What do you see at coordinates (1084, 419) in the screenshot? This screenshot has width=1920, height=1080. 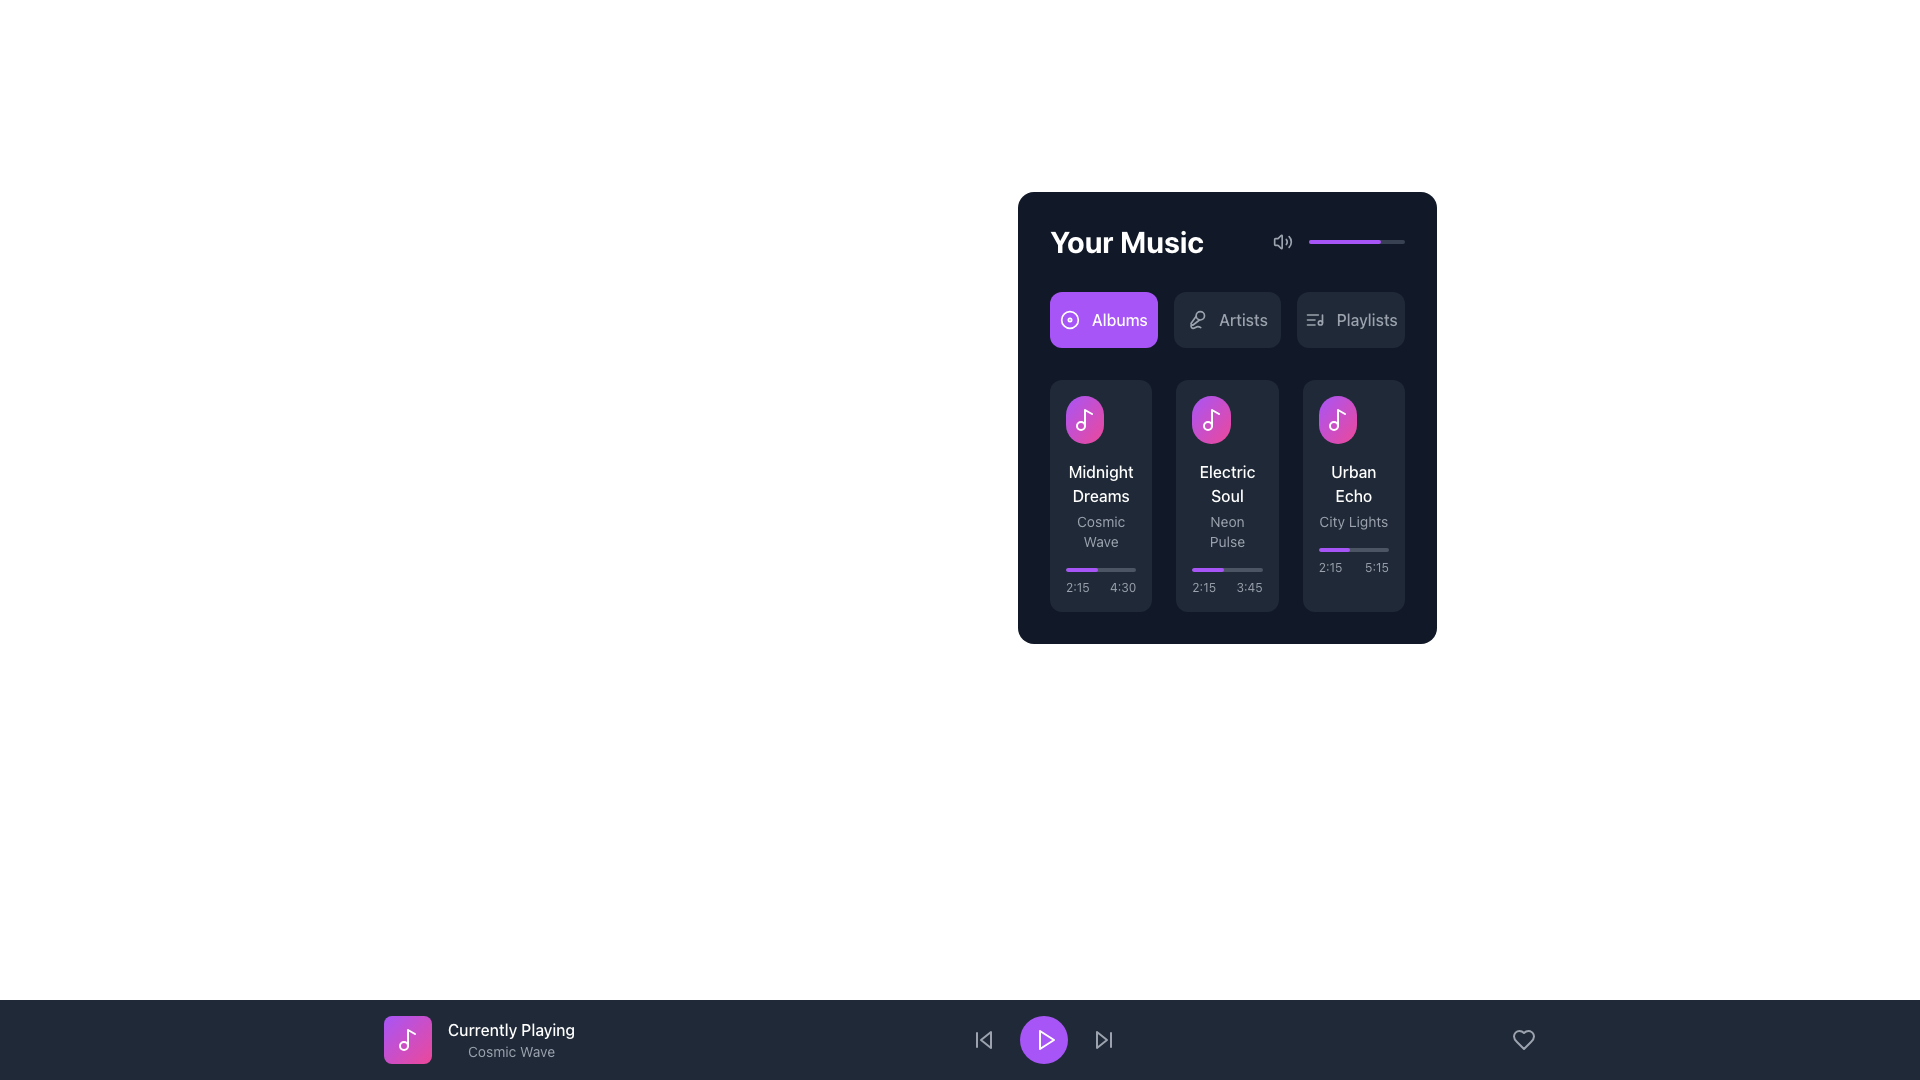 I see `the circular icon button with a gradient background that features a white music note icon, located in the 'Your Music' interface within the 'Midnight Dreams' album card` at bounding box center [1084, 419].